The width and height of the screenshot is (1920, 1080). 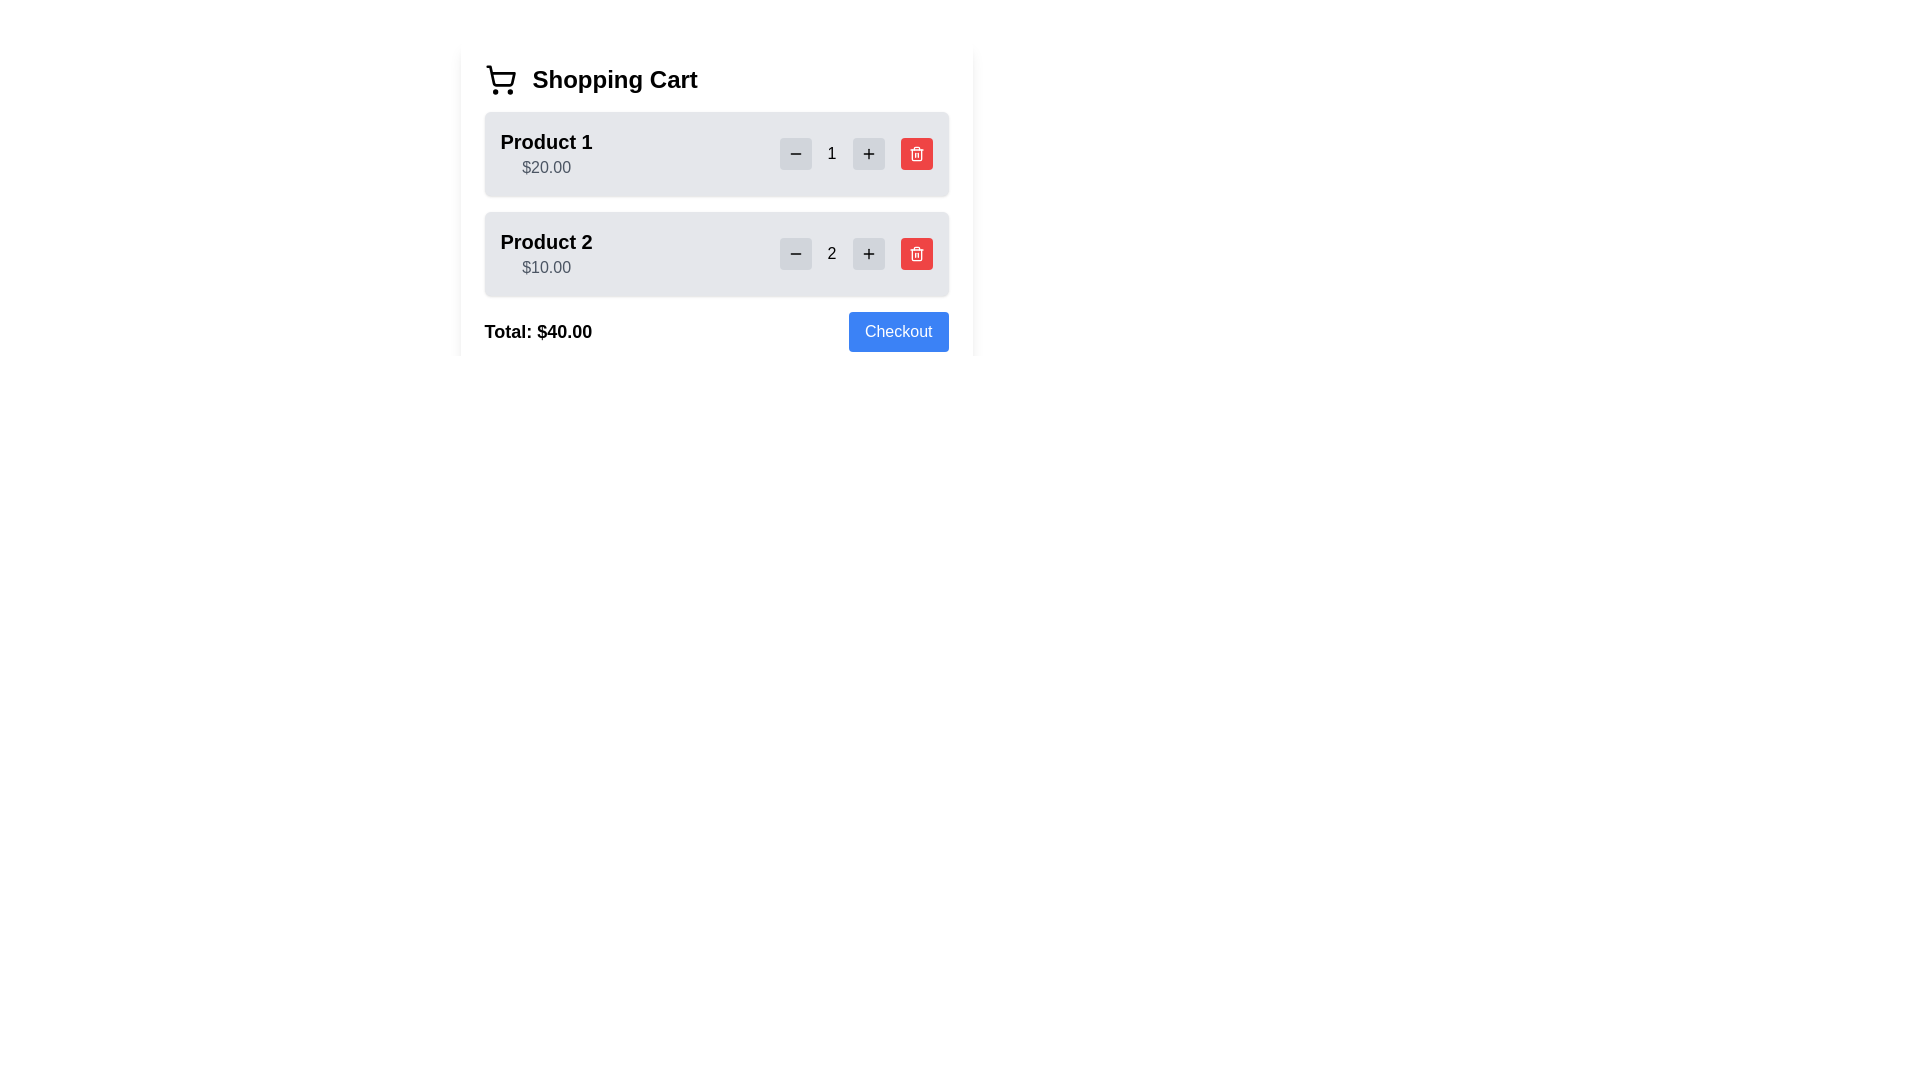 I want to click on the remove button for 'Product 2' in the shopping cart, so click(x=915, y=253).